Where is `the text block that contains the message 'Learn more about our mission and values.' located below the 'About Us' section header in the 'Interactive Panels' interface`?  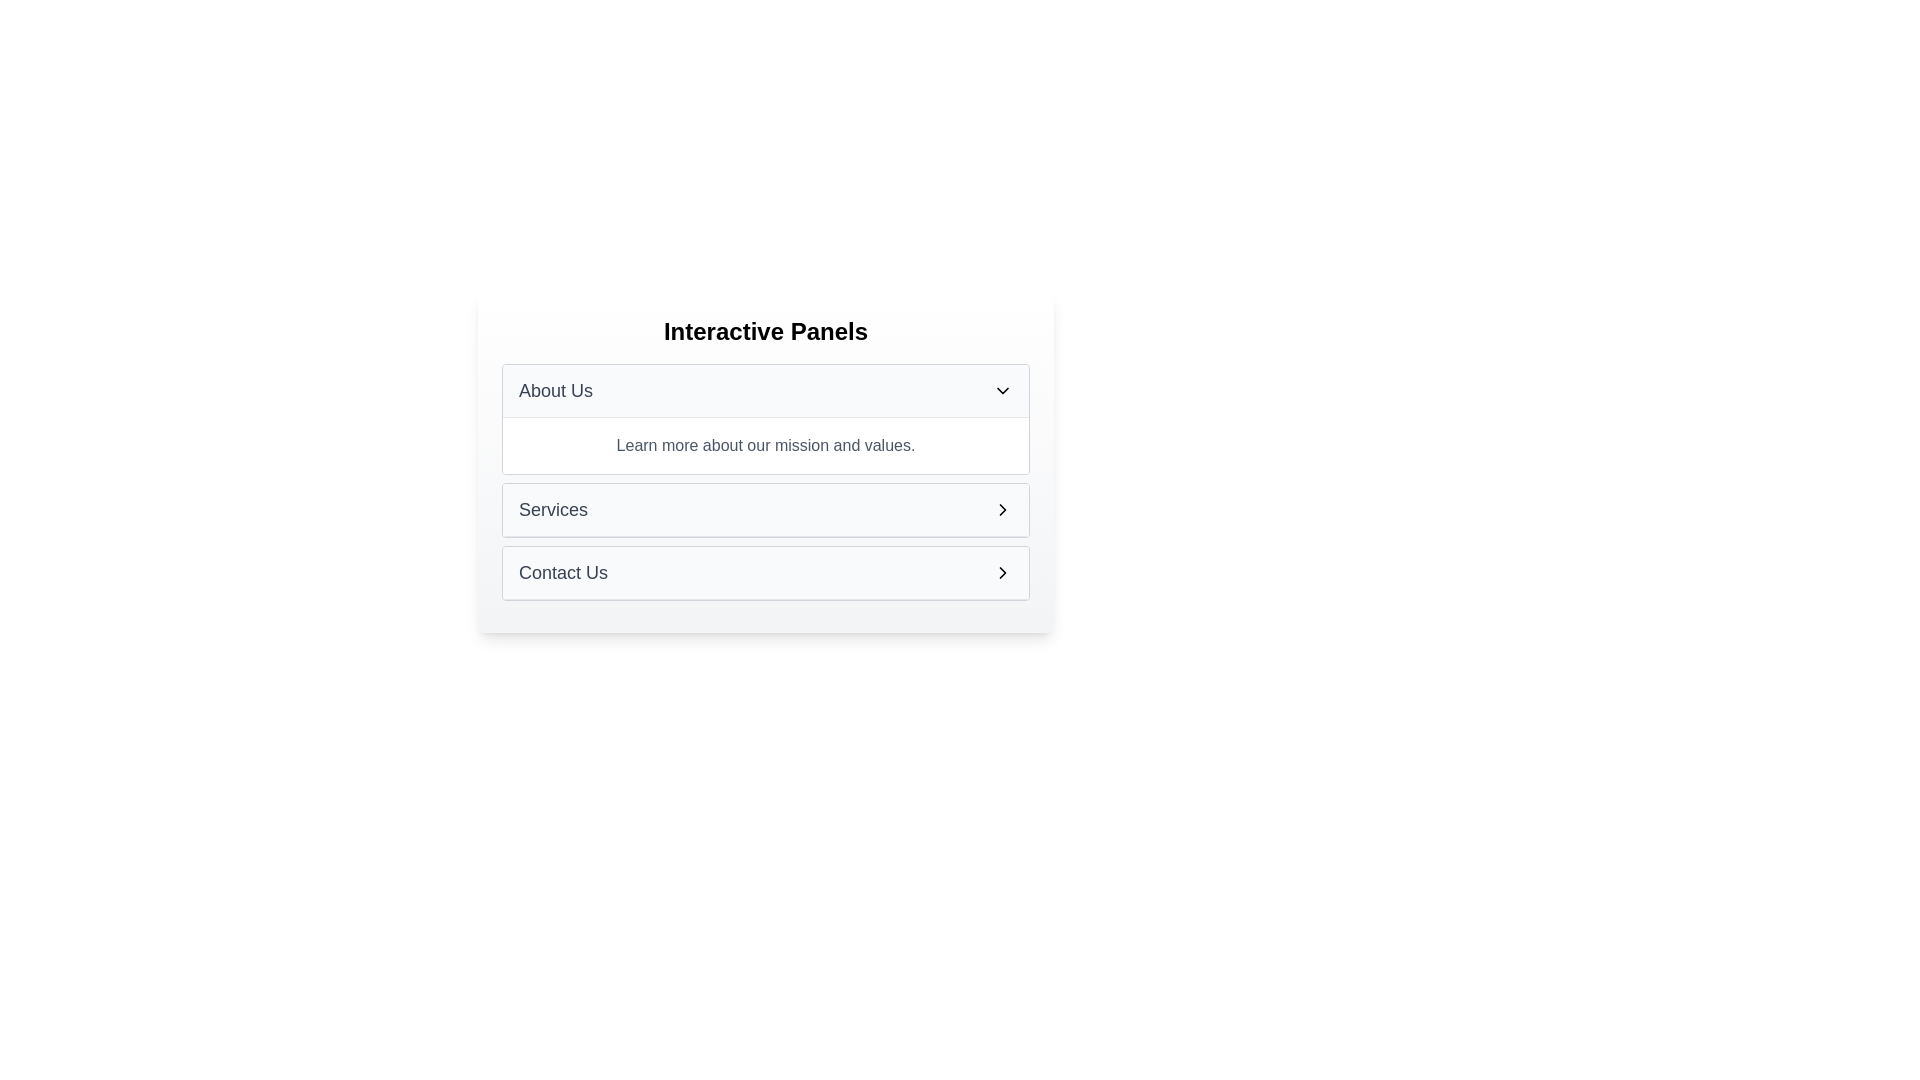 the text block that contains the message 'Learn more about our mission and values.' located below the 'About Us' section header in the 'Interactive Panels' interface is located at coordinates (765, 445).